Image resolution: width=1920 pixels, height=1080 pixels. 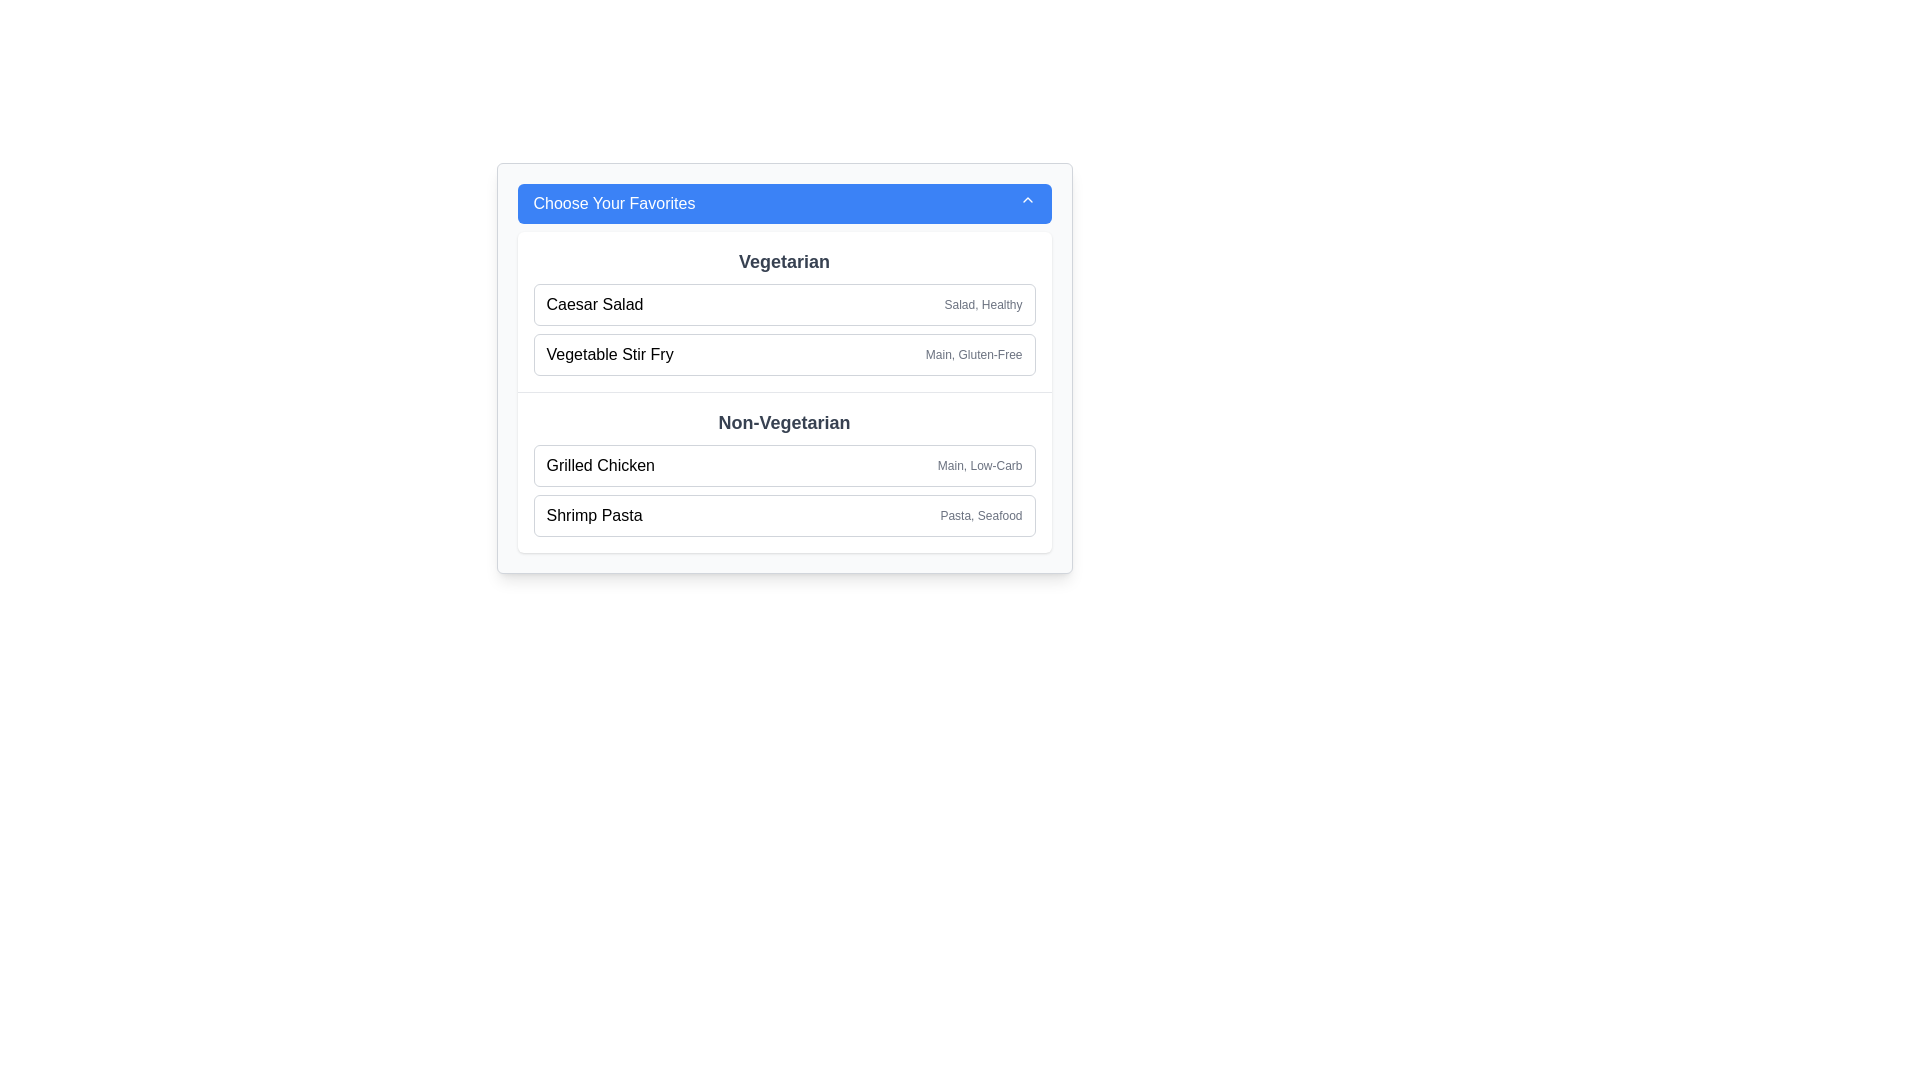 I want to click on the 'Grilled Chicken' text label which is part of the 'Grilled Chicken Main, Low-Carb' item in the 'Non-Vegetarian' section, so click(x=599, y=466).